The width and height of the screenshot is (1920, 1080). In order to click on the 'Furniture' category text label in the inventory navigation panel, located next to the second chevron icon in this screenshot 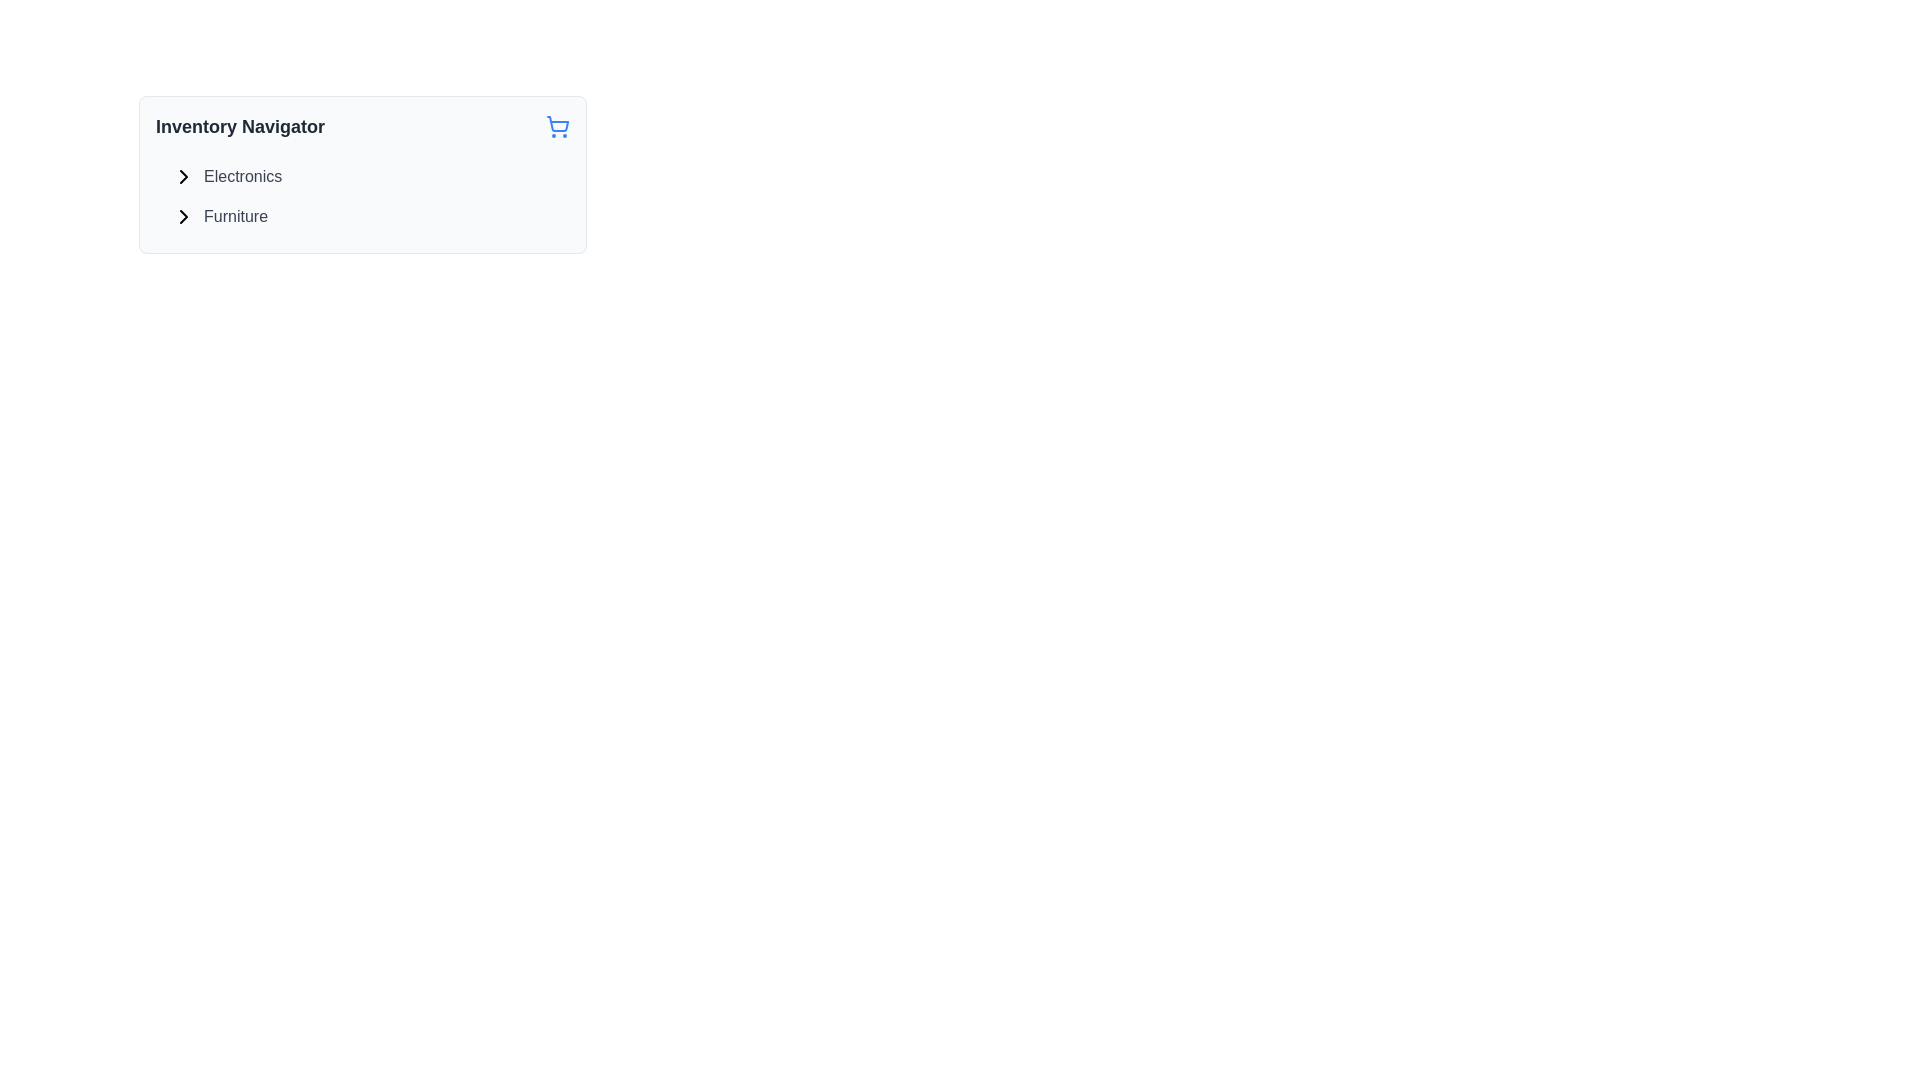, I will do `click(235, 216)`.